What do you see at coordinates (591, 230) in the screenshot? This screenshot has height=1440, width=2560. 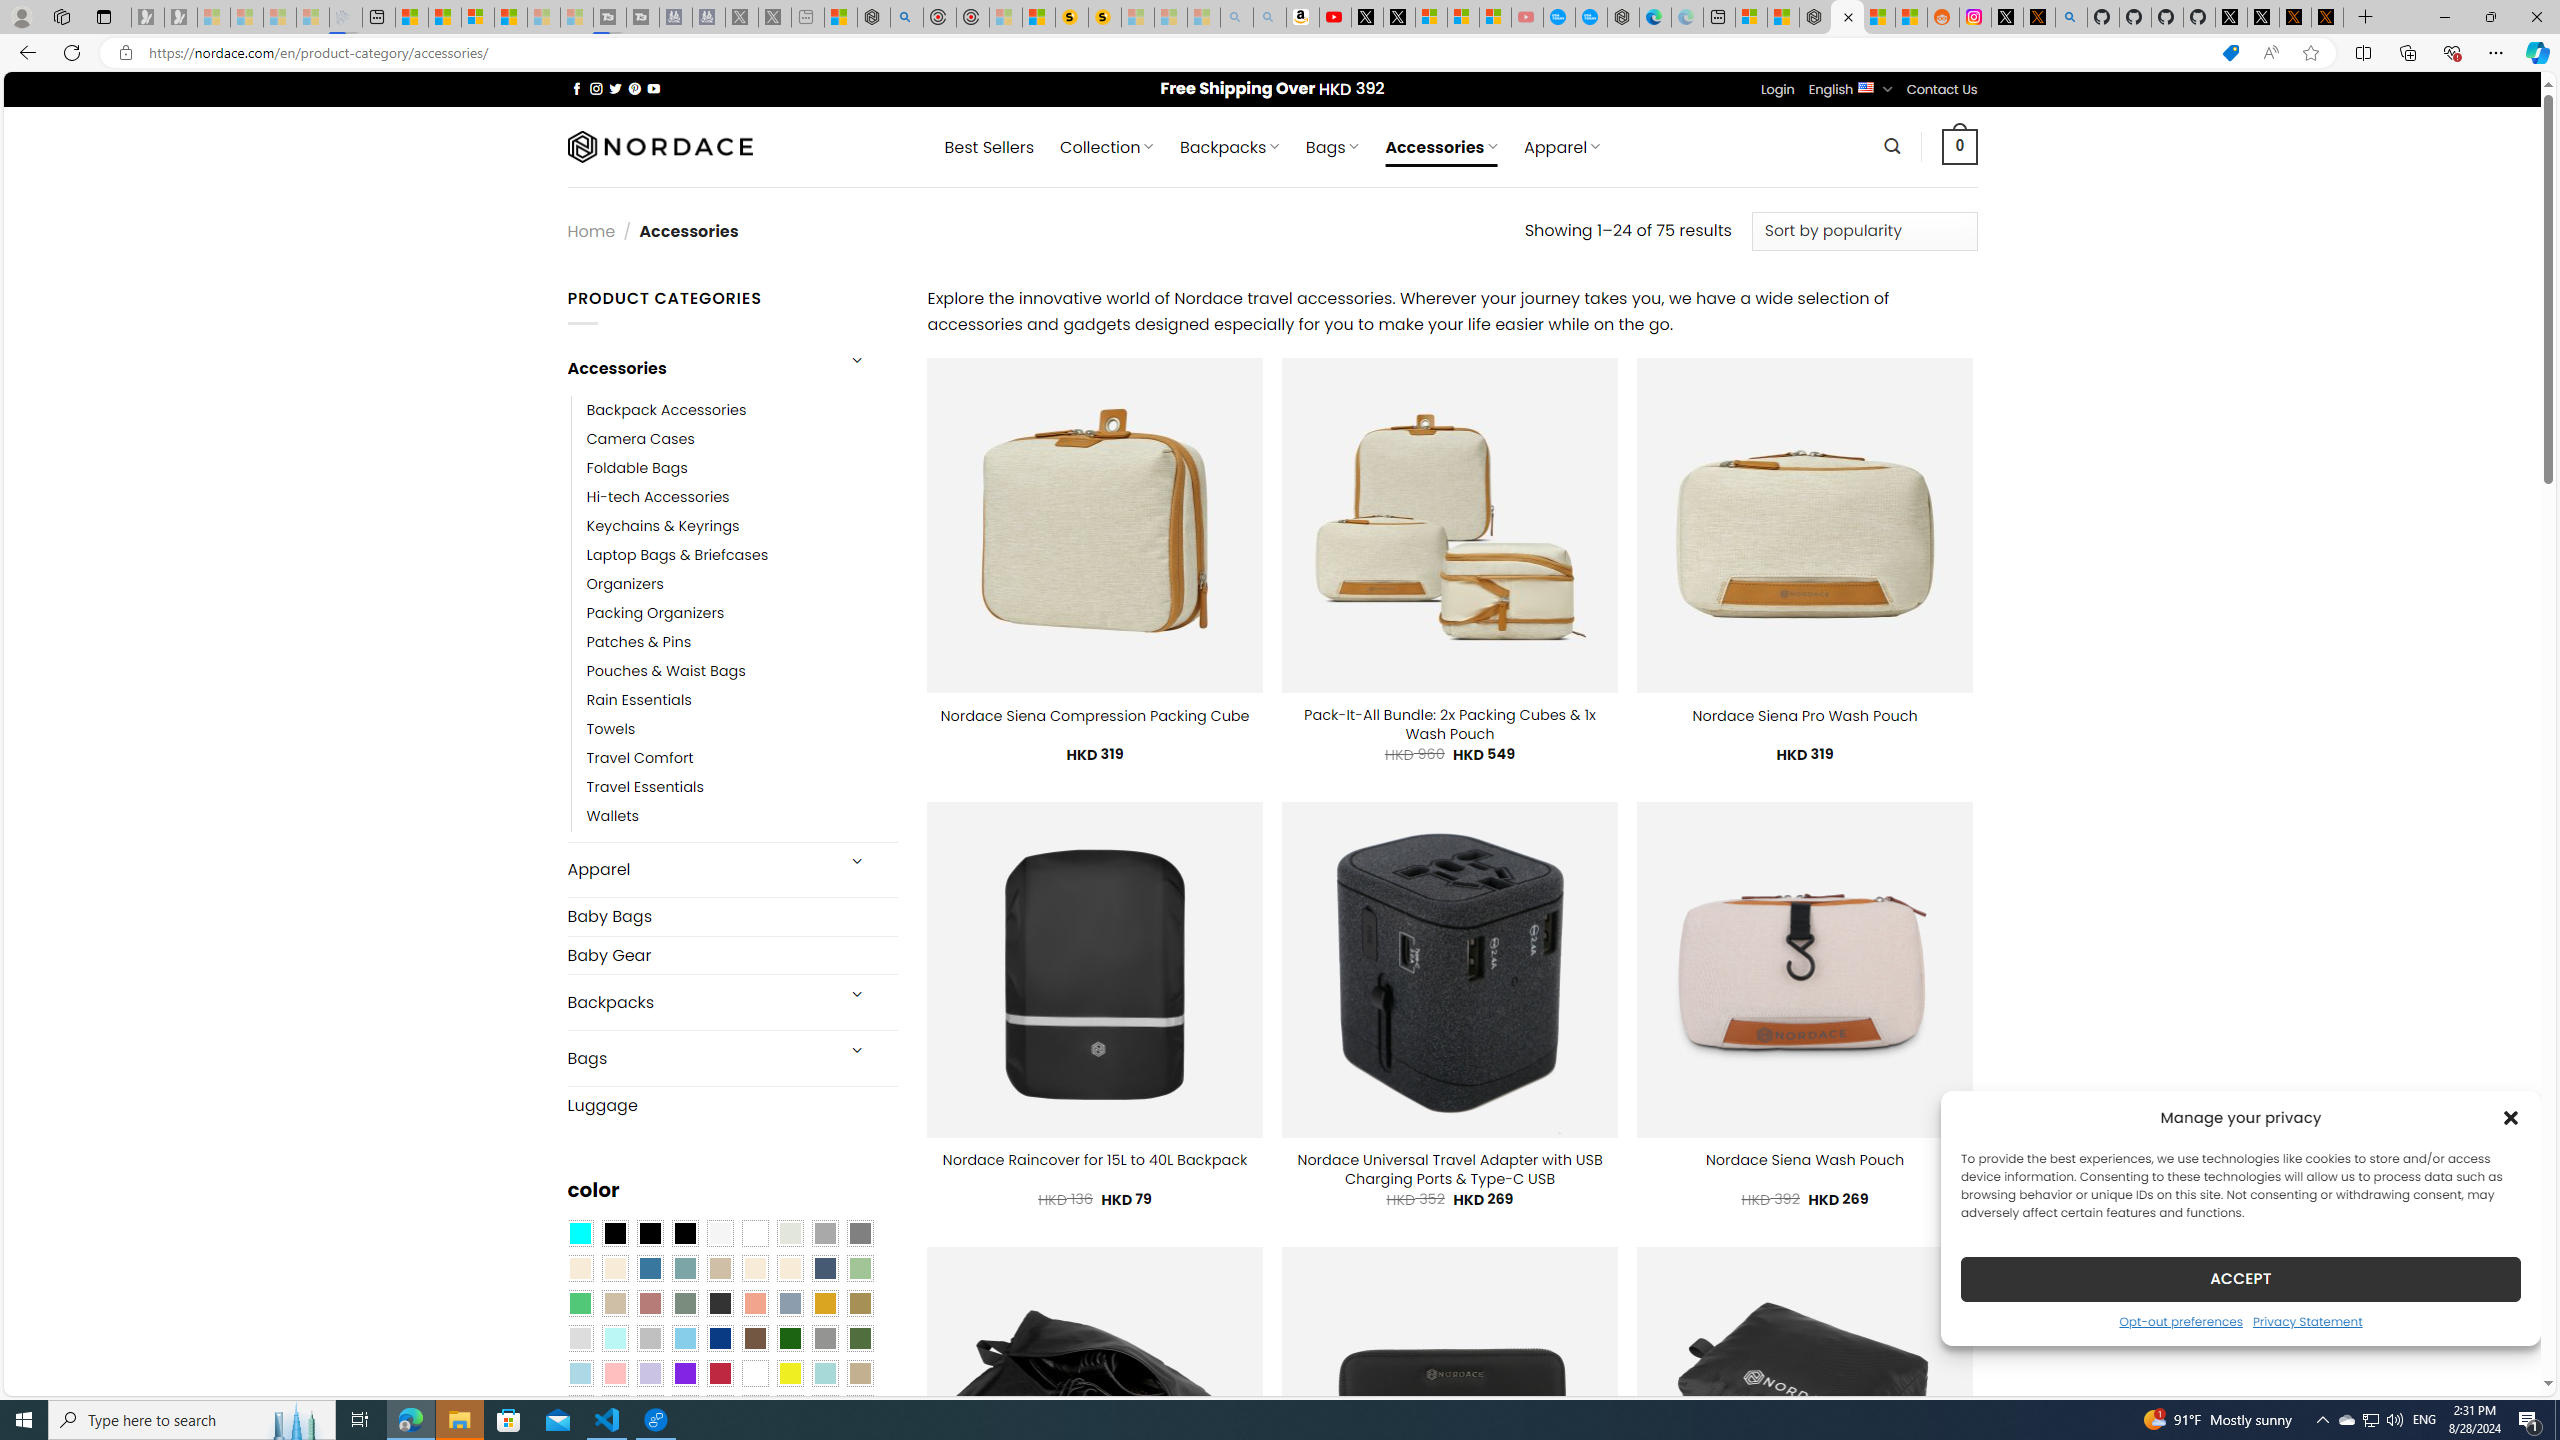 I see `'Home'` at bounding box center [591, 230].